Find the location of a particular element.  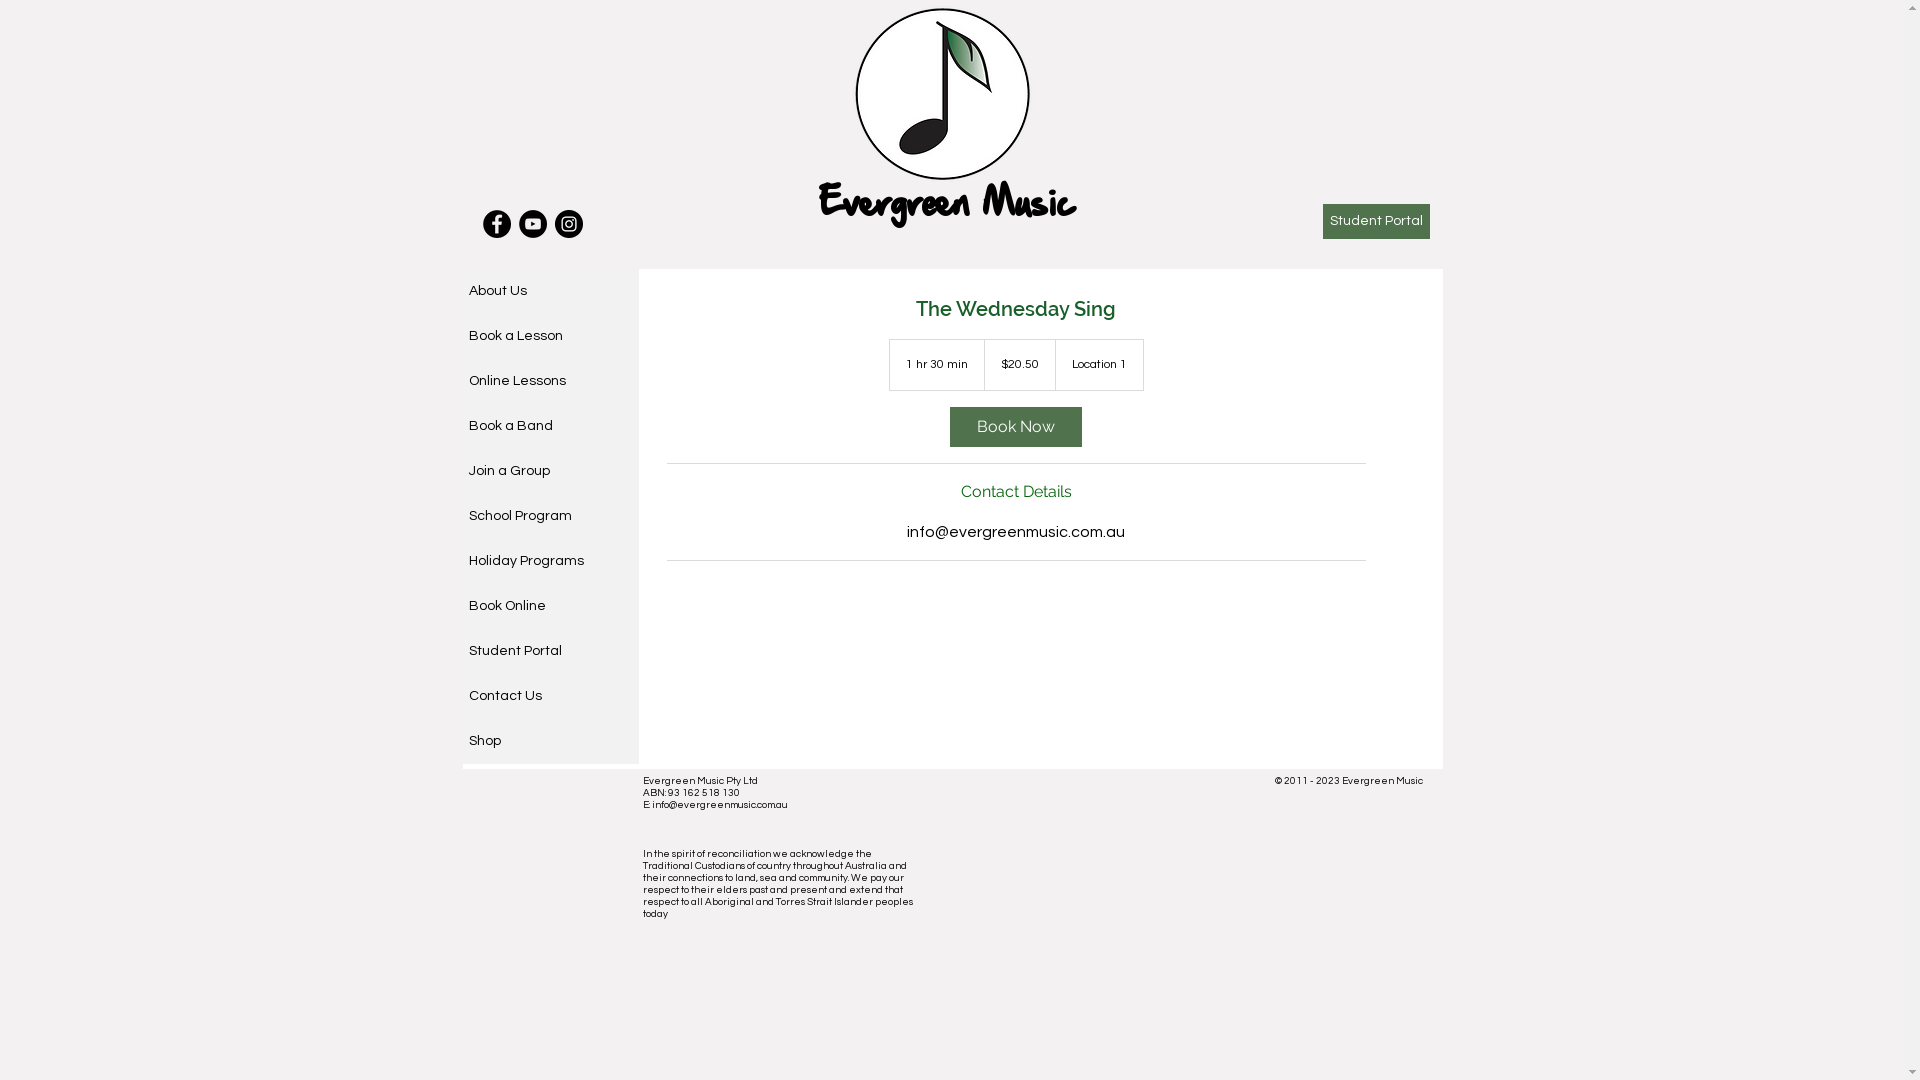

'Shop' is located at coordinates (550, 741).